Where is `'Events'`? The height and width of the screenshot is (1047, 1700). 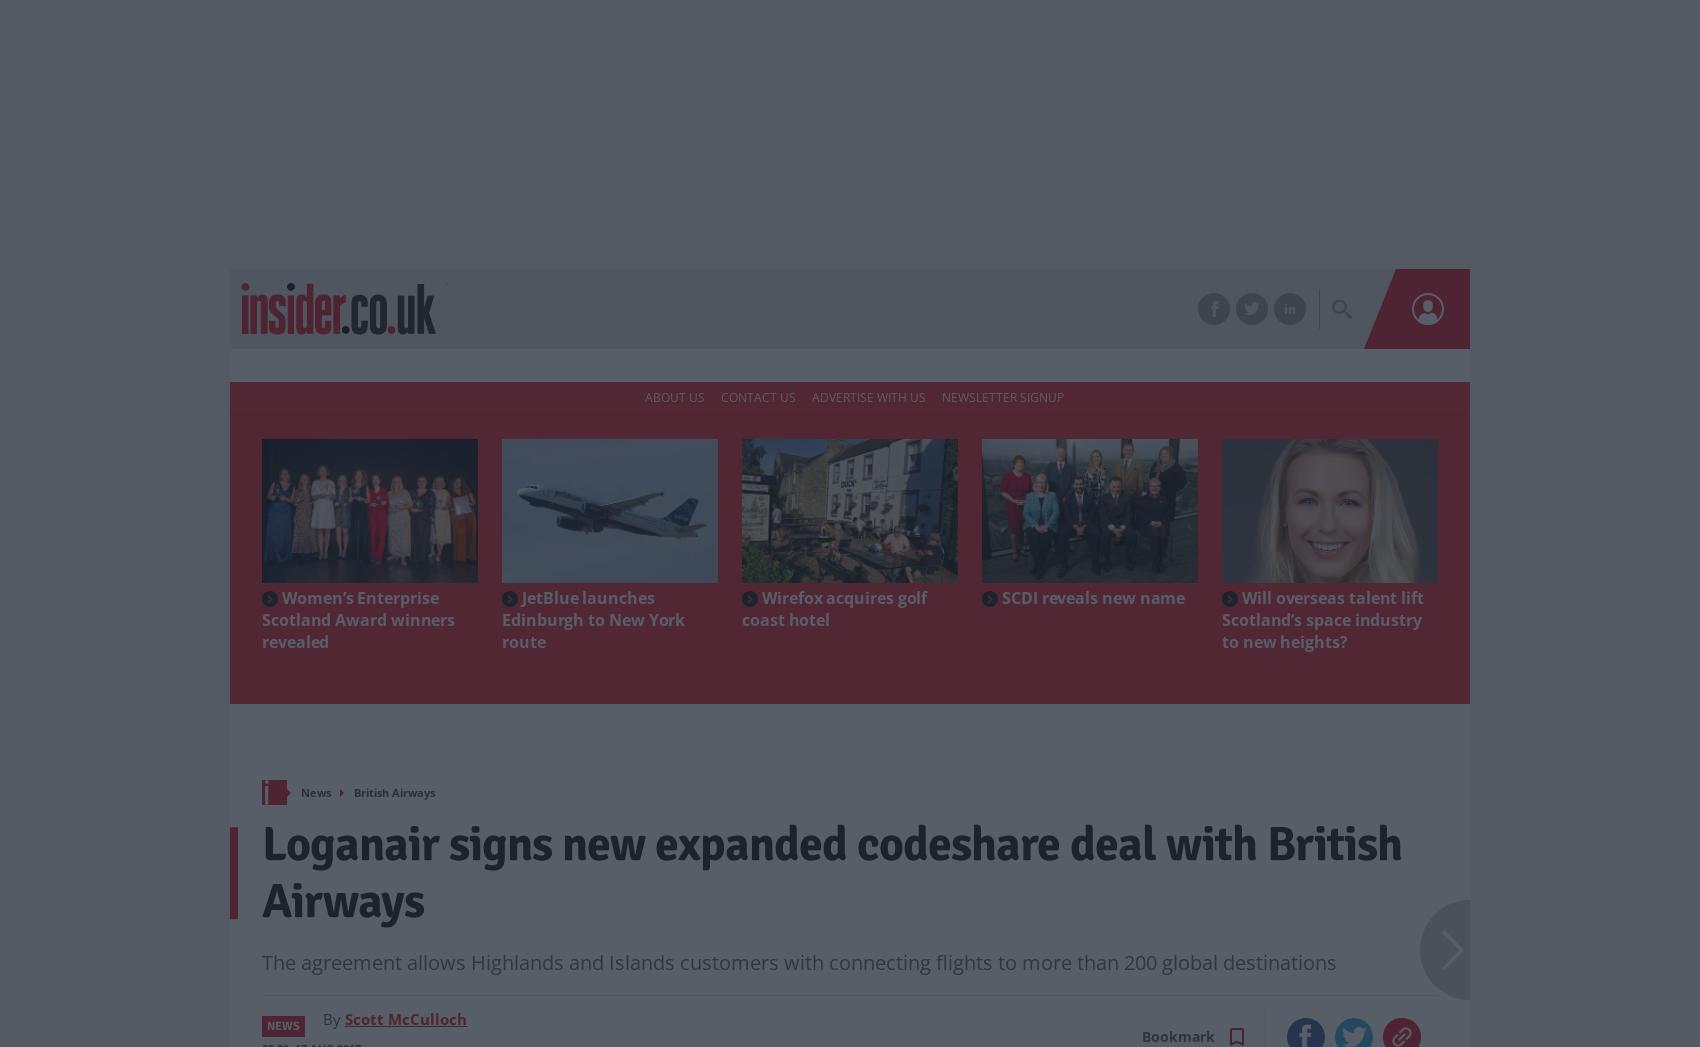
'Events' is located at coordinates (757, 309).